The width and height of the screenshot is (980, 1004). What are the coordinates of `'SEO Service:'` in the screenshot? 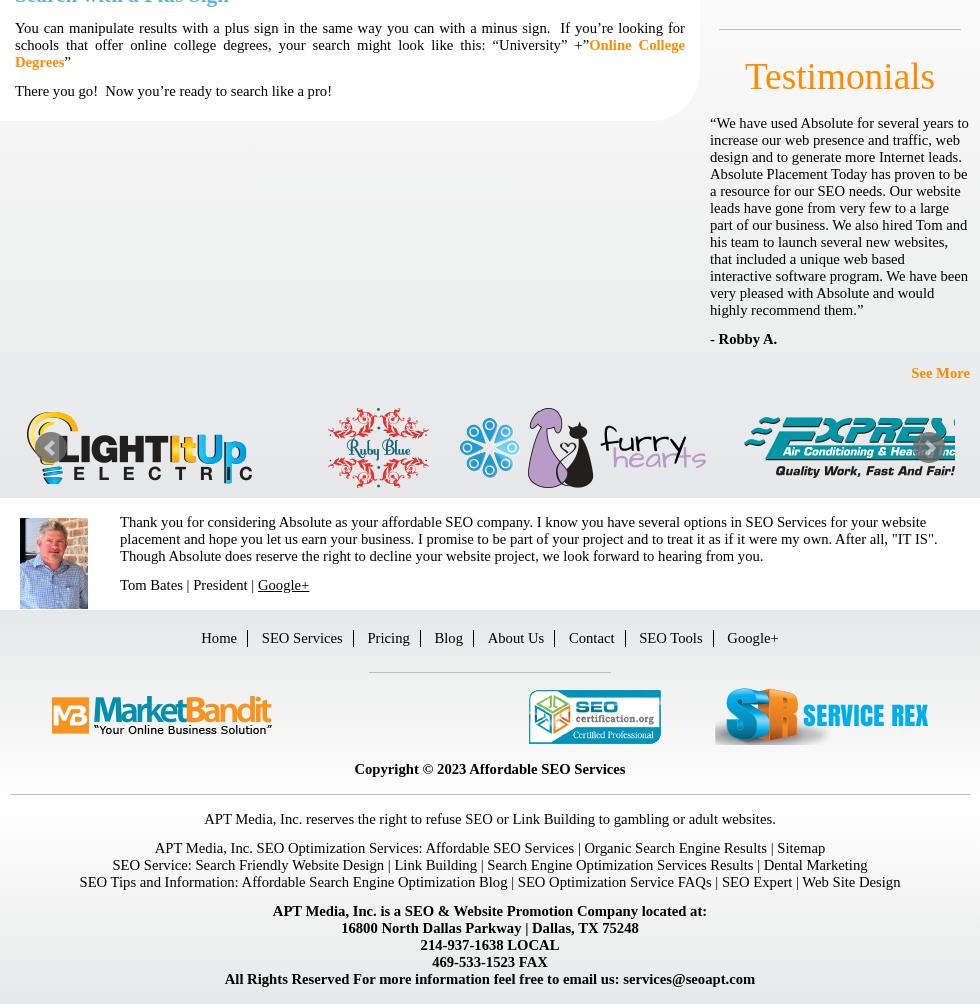 It's located at (112, 865).